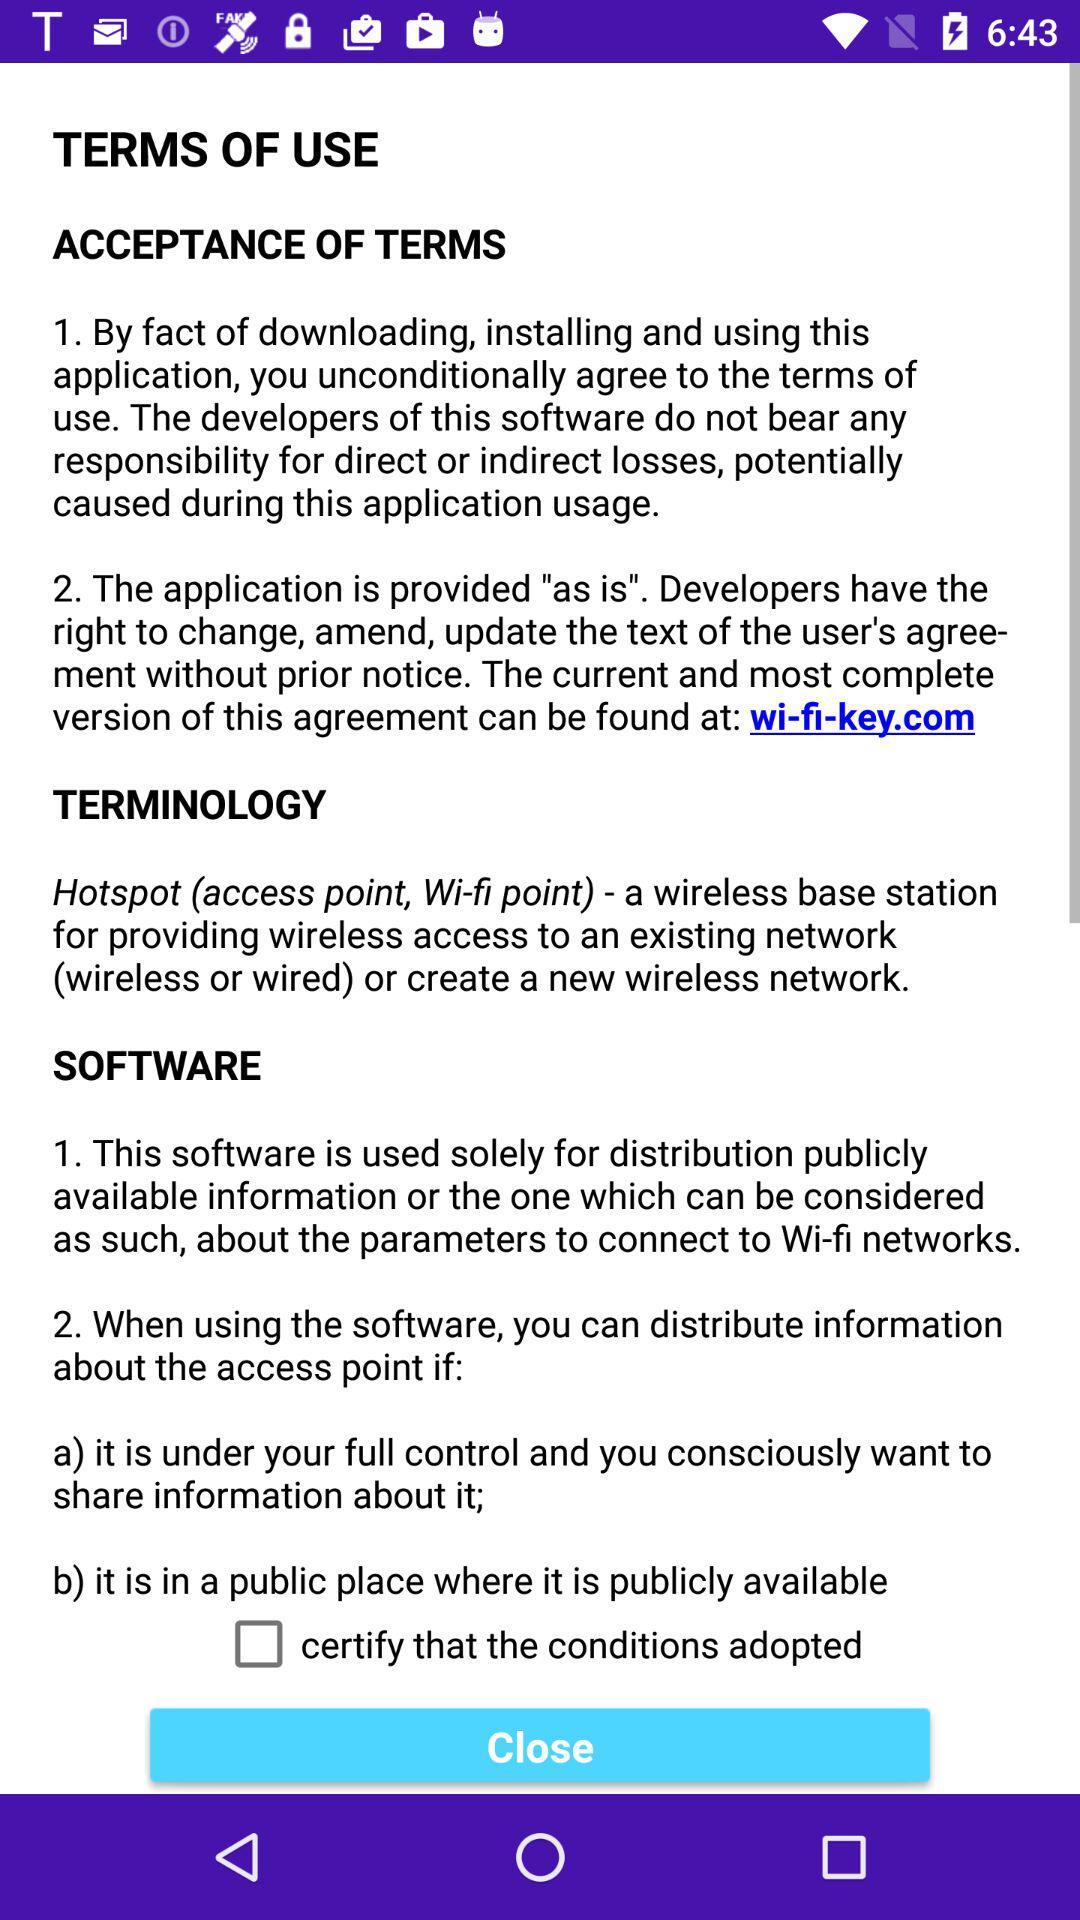 This screenshot has width=1080, height=1920. I want to click on terms of use item, so click(540, 832).